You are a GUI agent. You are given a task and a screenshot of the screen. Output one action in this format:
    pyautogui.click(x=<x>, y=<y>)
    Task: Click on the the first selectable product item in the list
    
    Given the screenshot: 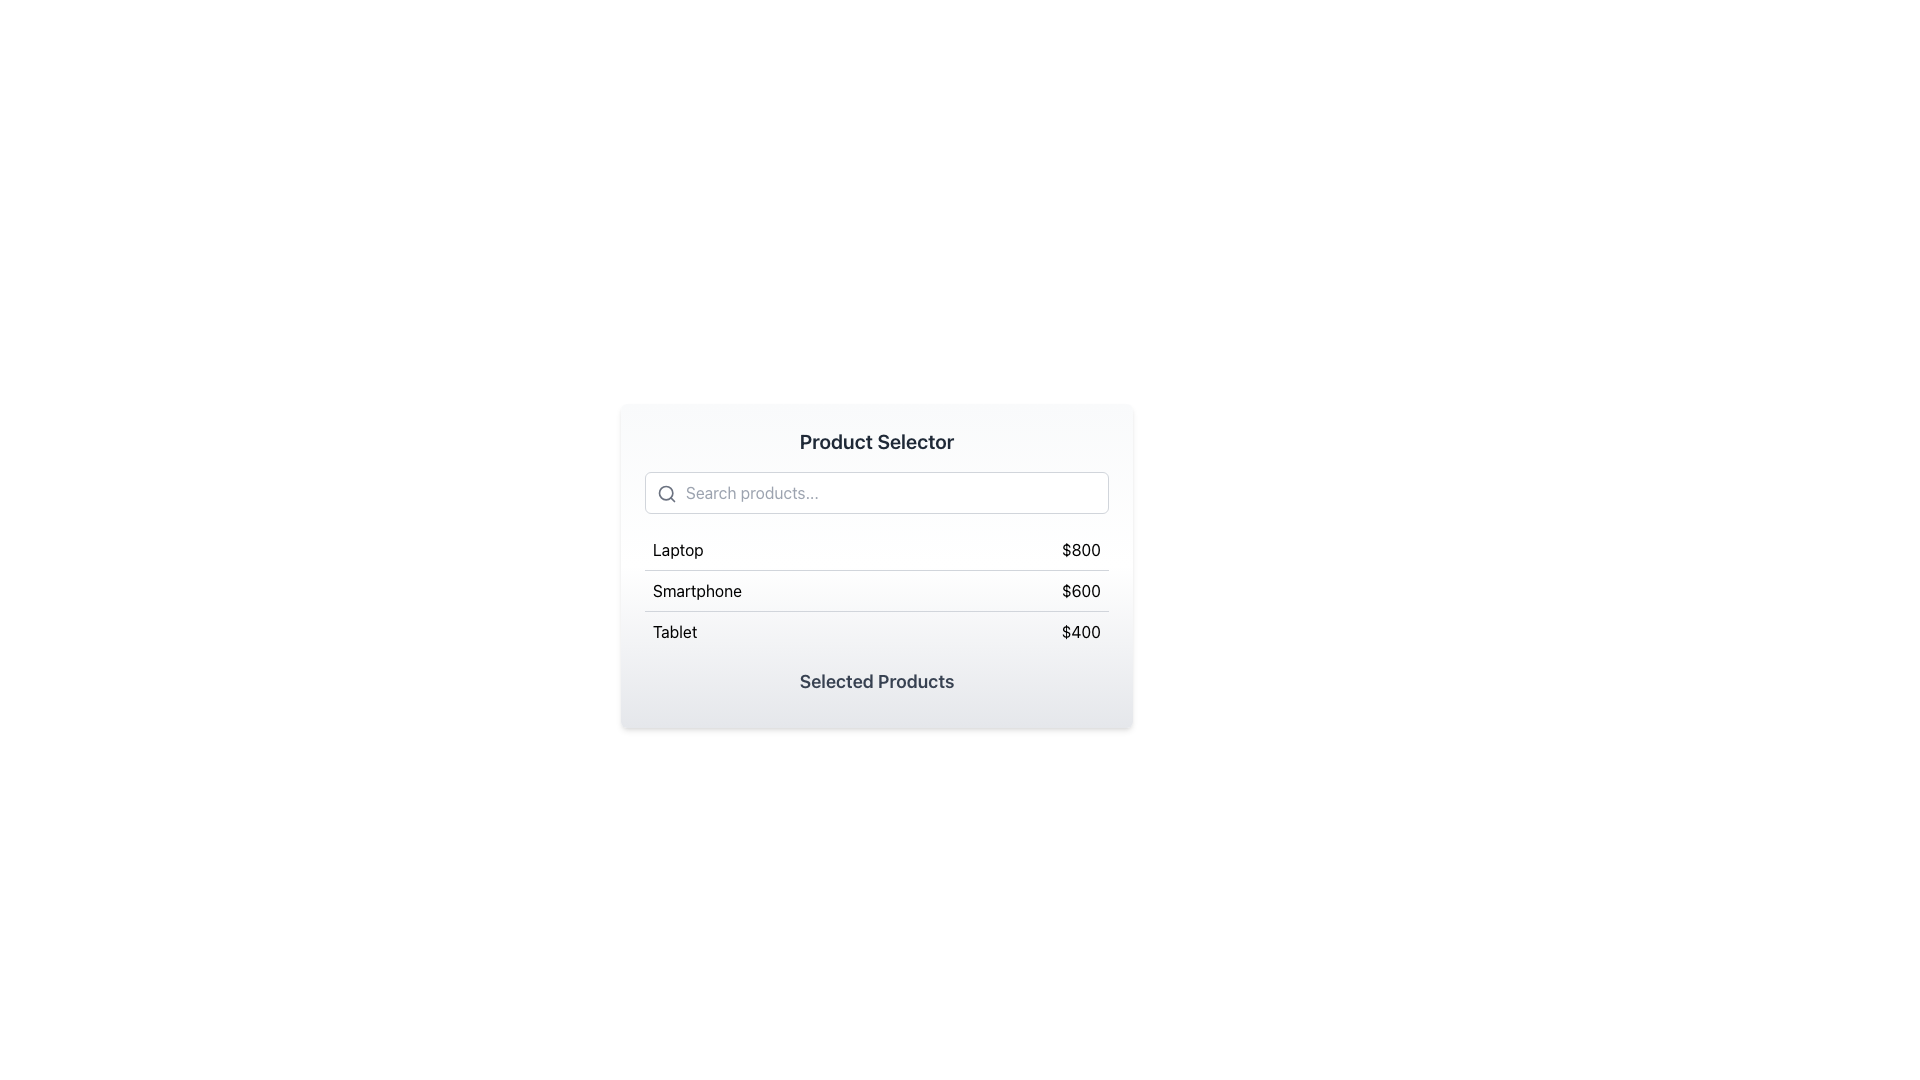 What is the action you would take?
    pyautogui.click(x=877, y=550)
    